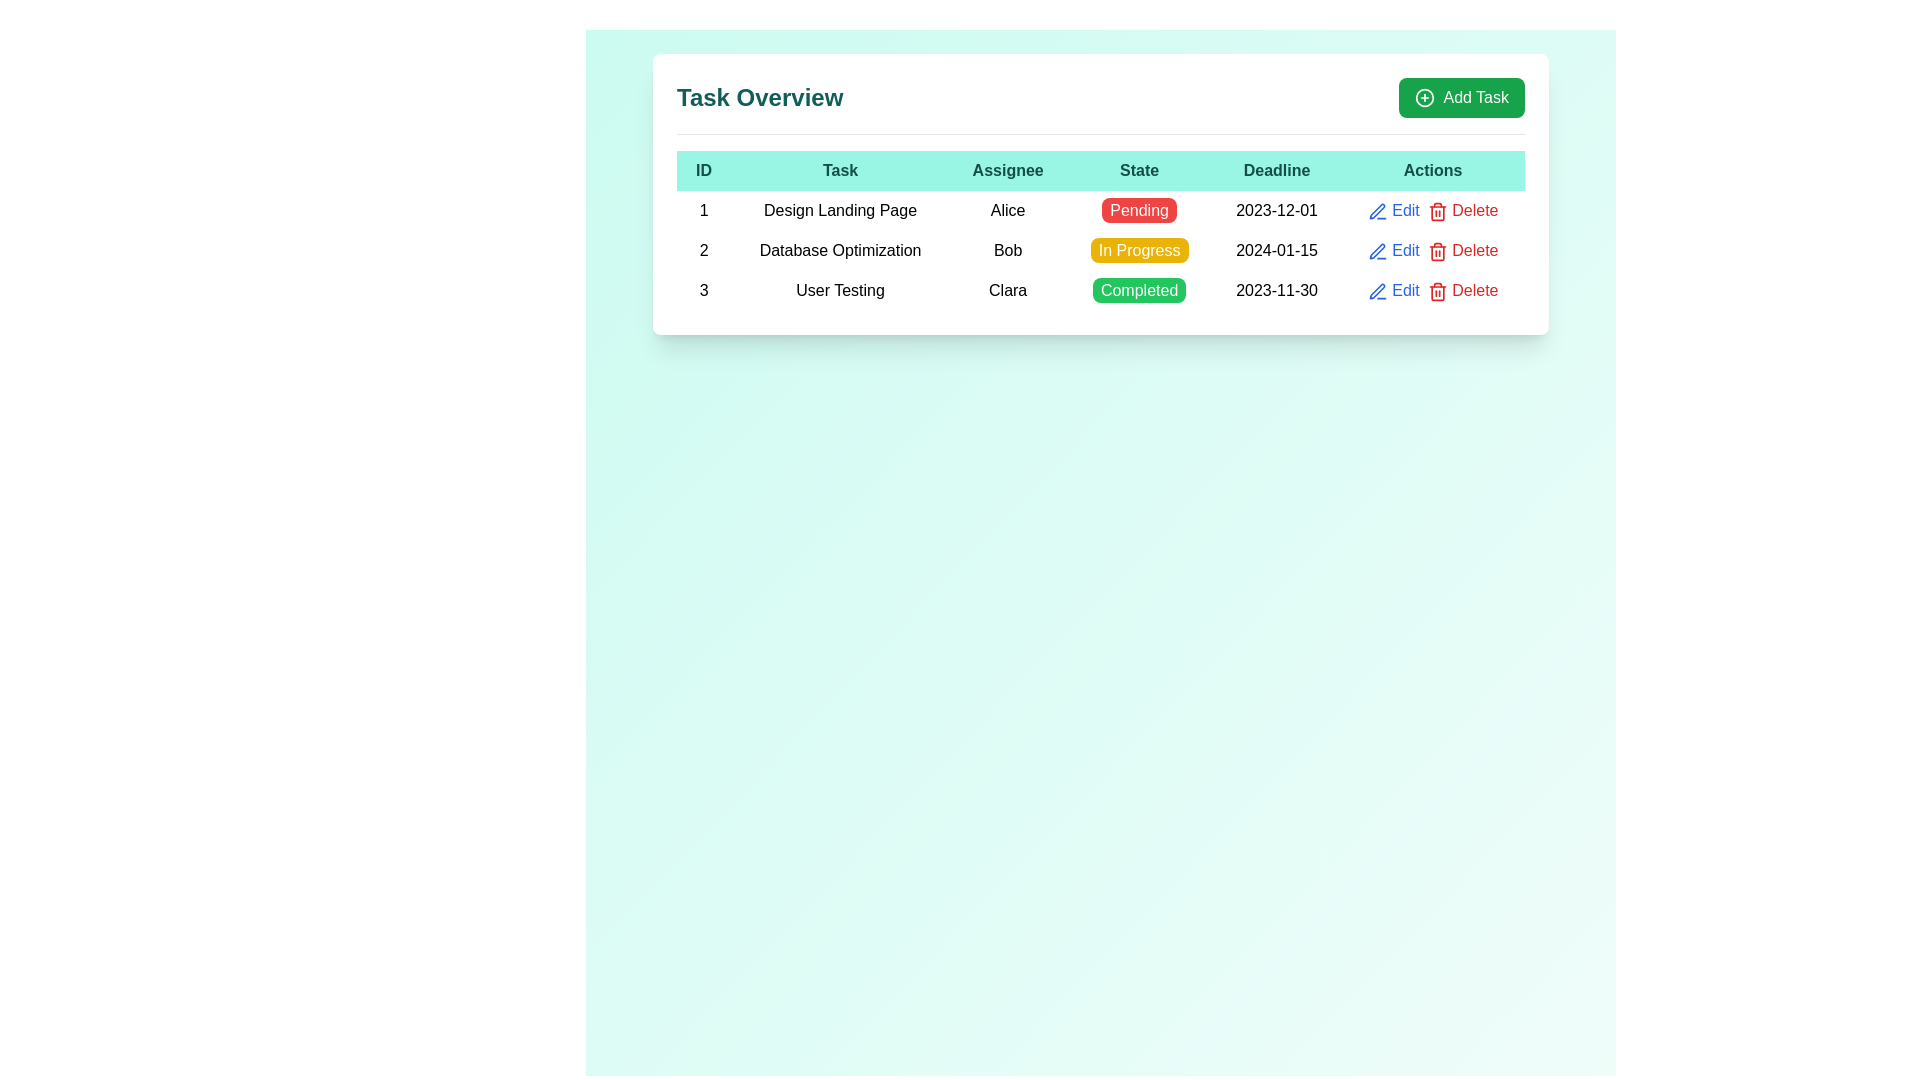 This screenshot has height=1080, width=1920. What do you see at coordinates (1424, 97) in the screenshot?
I see `the circular icon within the 'Add Task' button located in the top-right corner of the task management interface` at bounding box center [1424, 97].